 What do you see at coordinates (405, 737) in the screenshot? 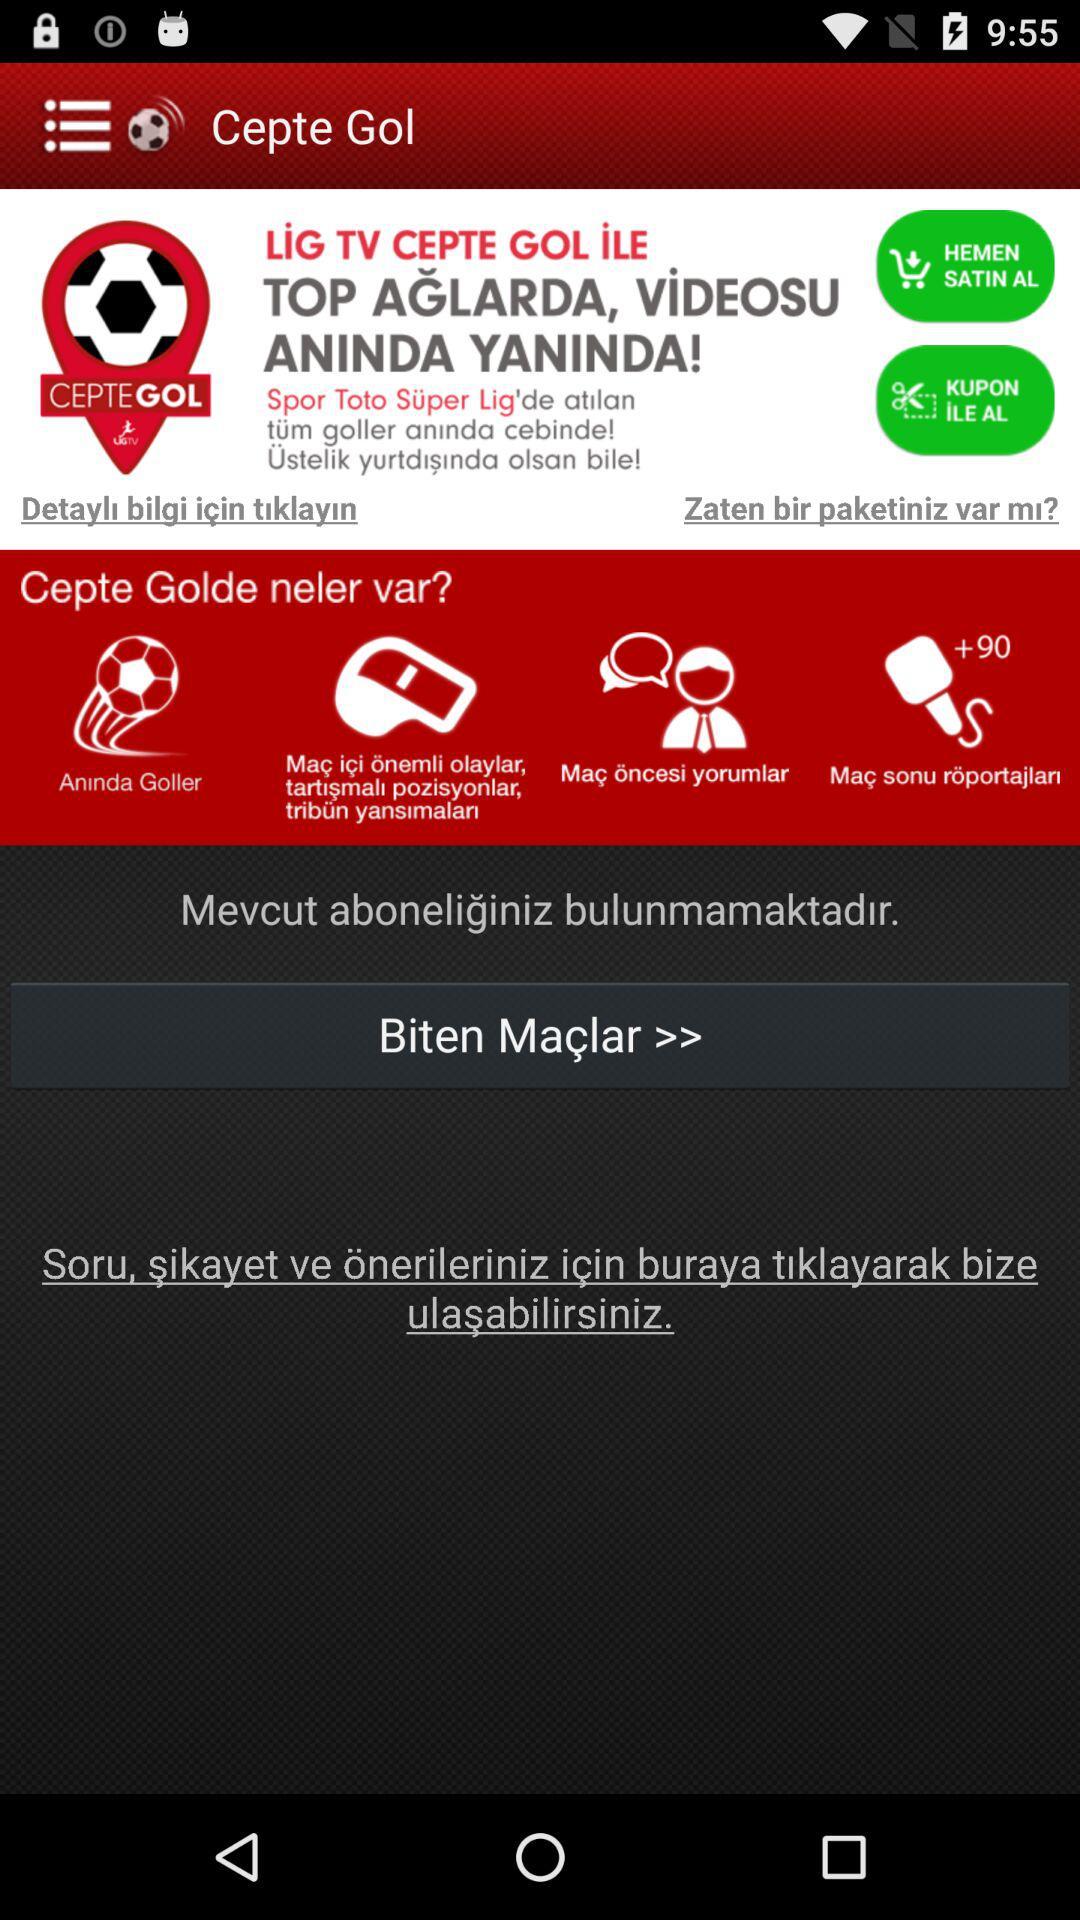
I see `the second option from left` at bounding box center [405, 737].